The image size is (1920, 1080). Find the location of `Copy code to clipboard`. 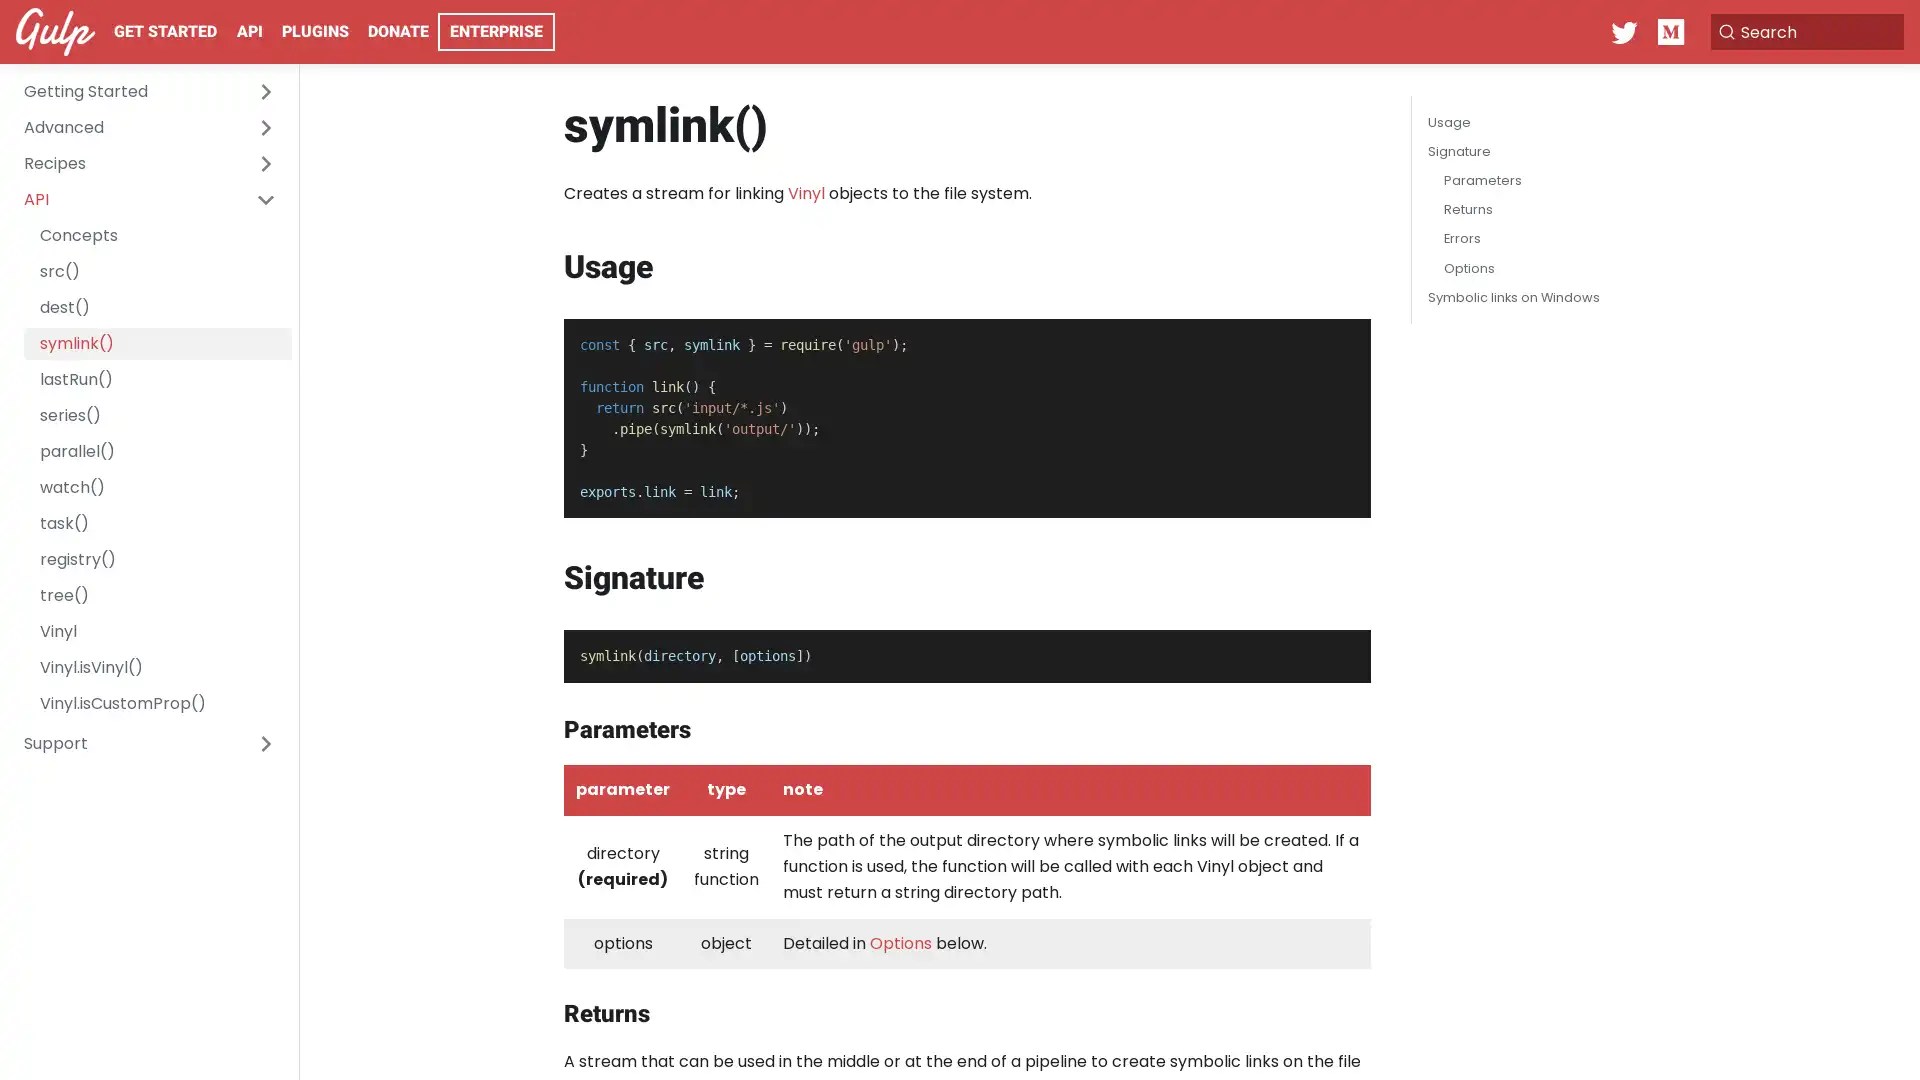

Copy code to clipboard is located at coordinates (1338, 339).